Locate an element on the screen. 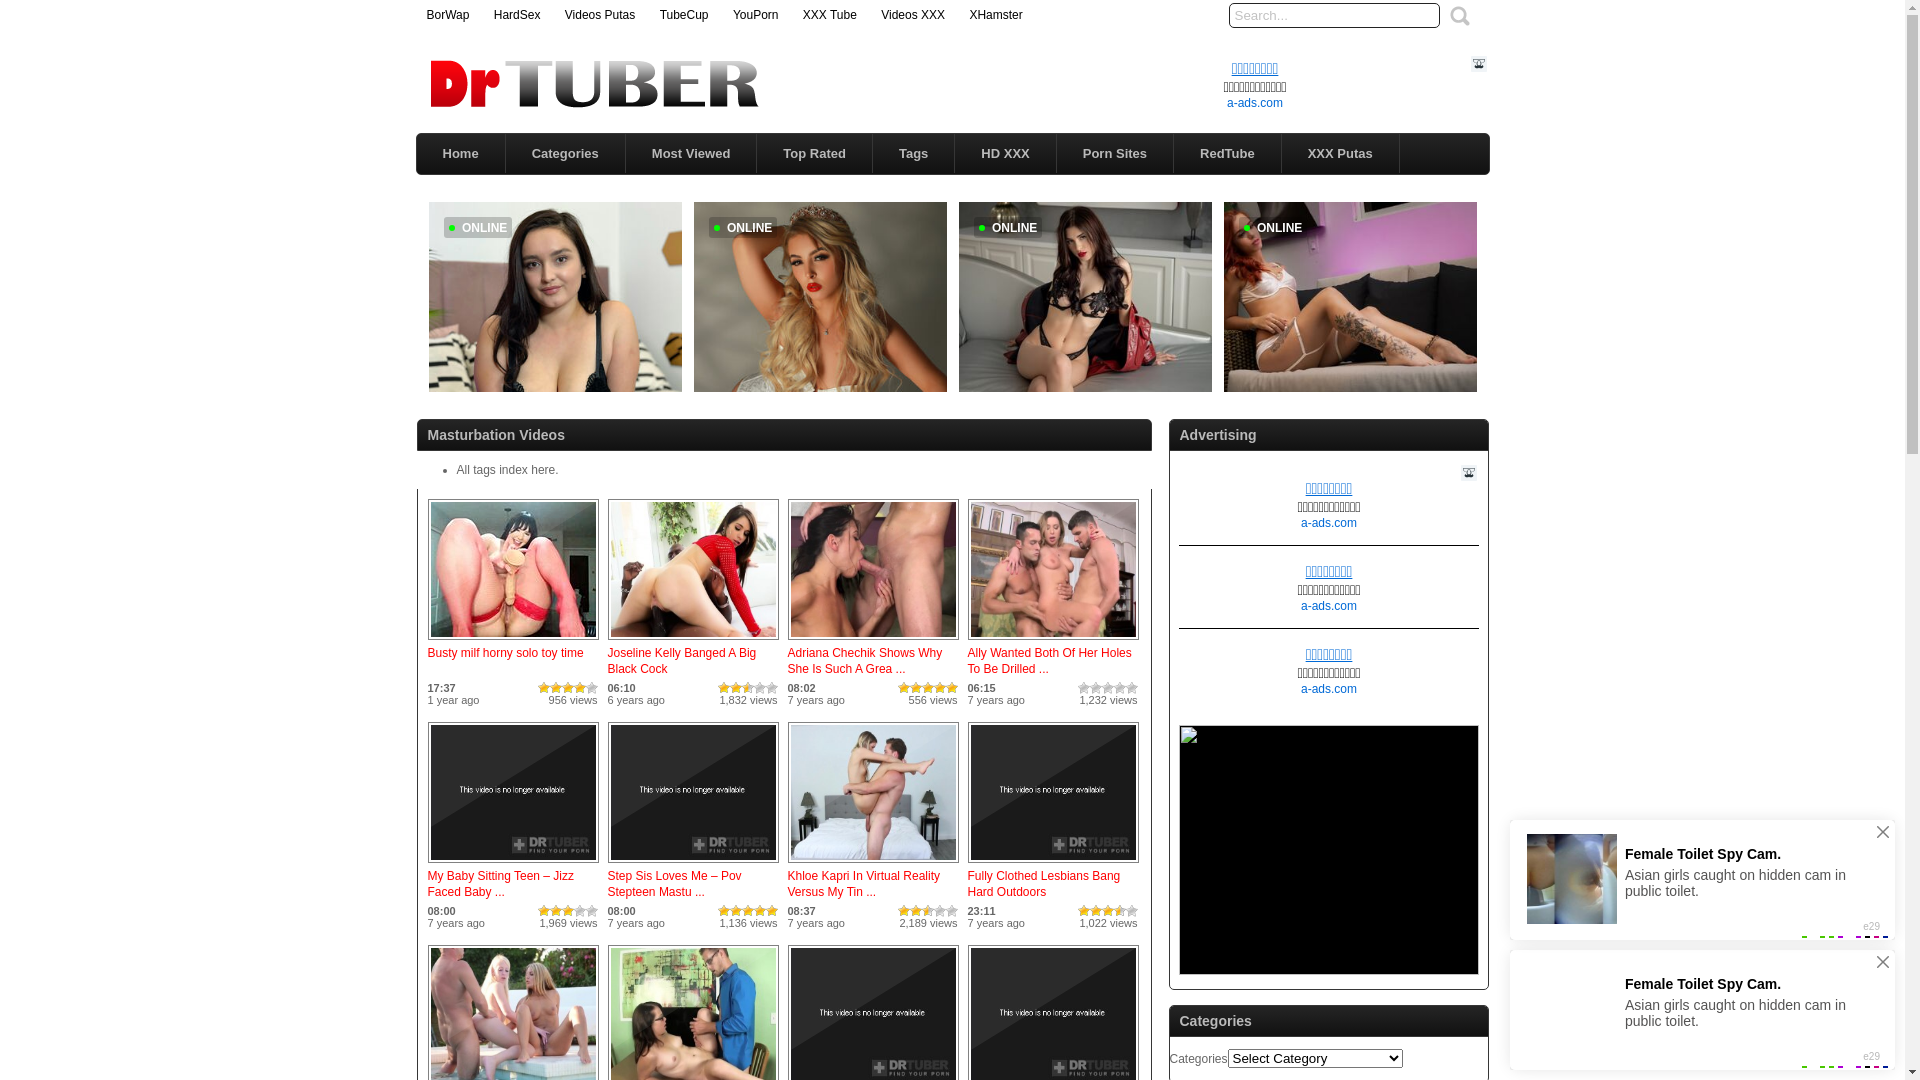 This screenshot has height=1080, width=1920. 'XXX Tube' is located at coordinates (830, 15).